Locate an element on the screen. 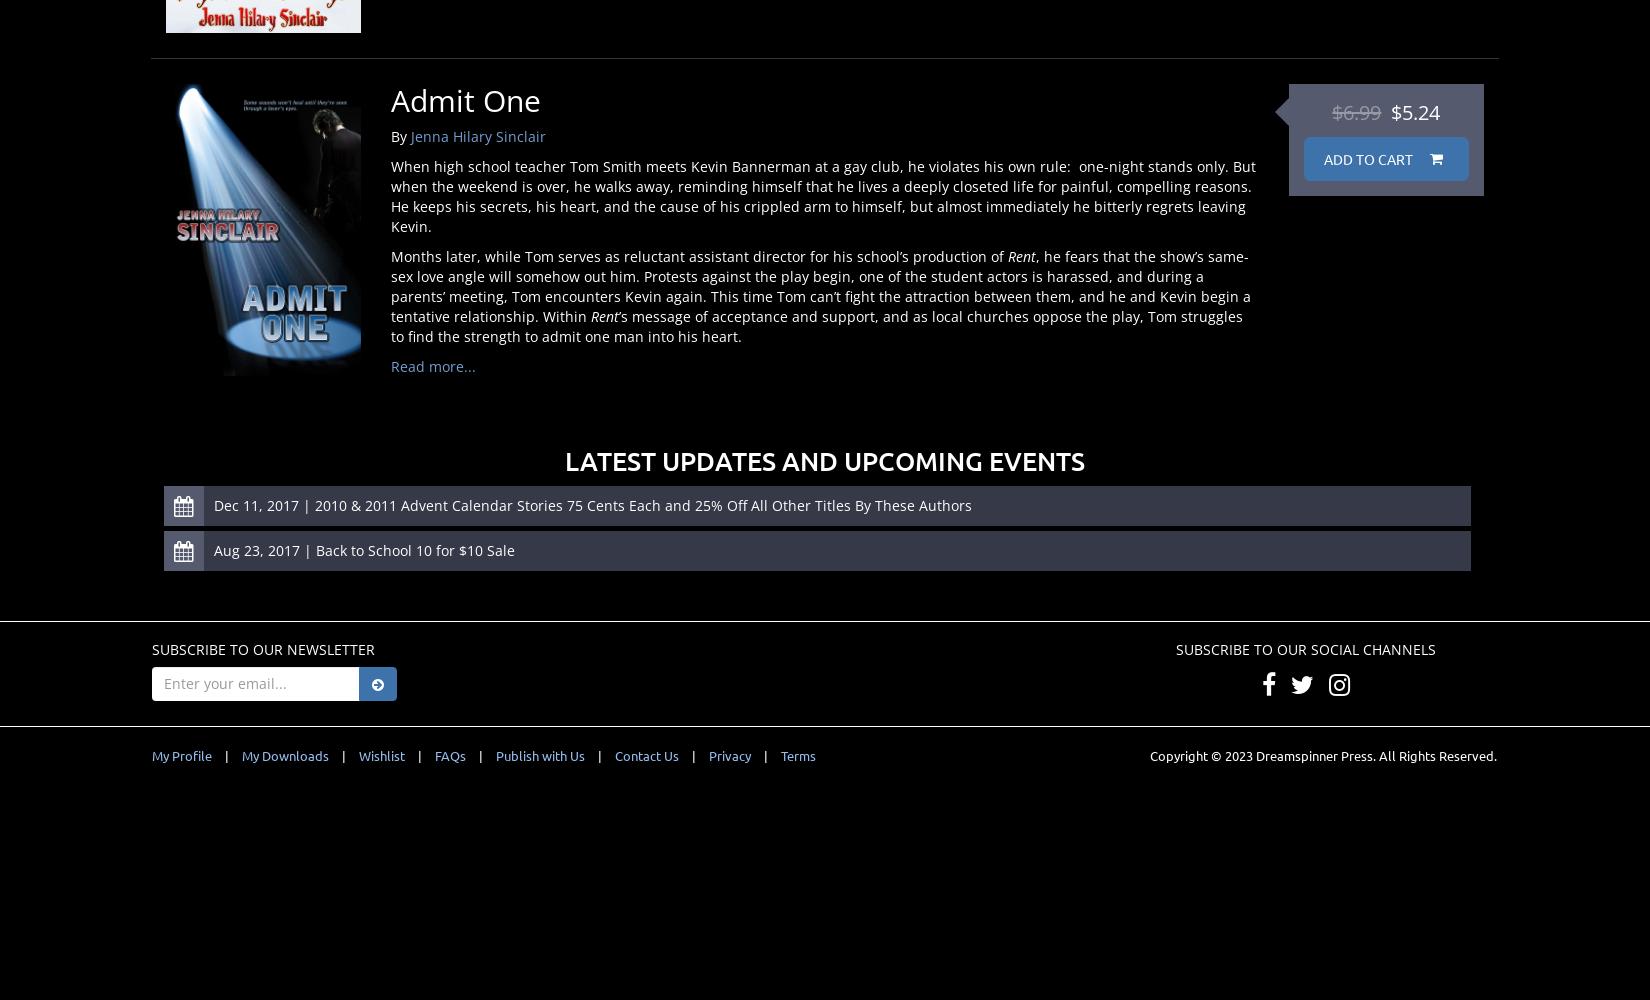  'Subscribe to our Newsletter' is located at coordinates (263, 648).